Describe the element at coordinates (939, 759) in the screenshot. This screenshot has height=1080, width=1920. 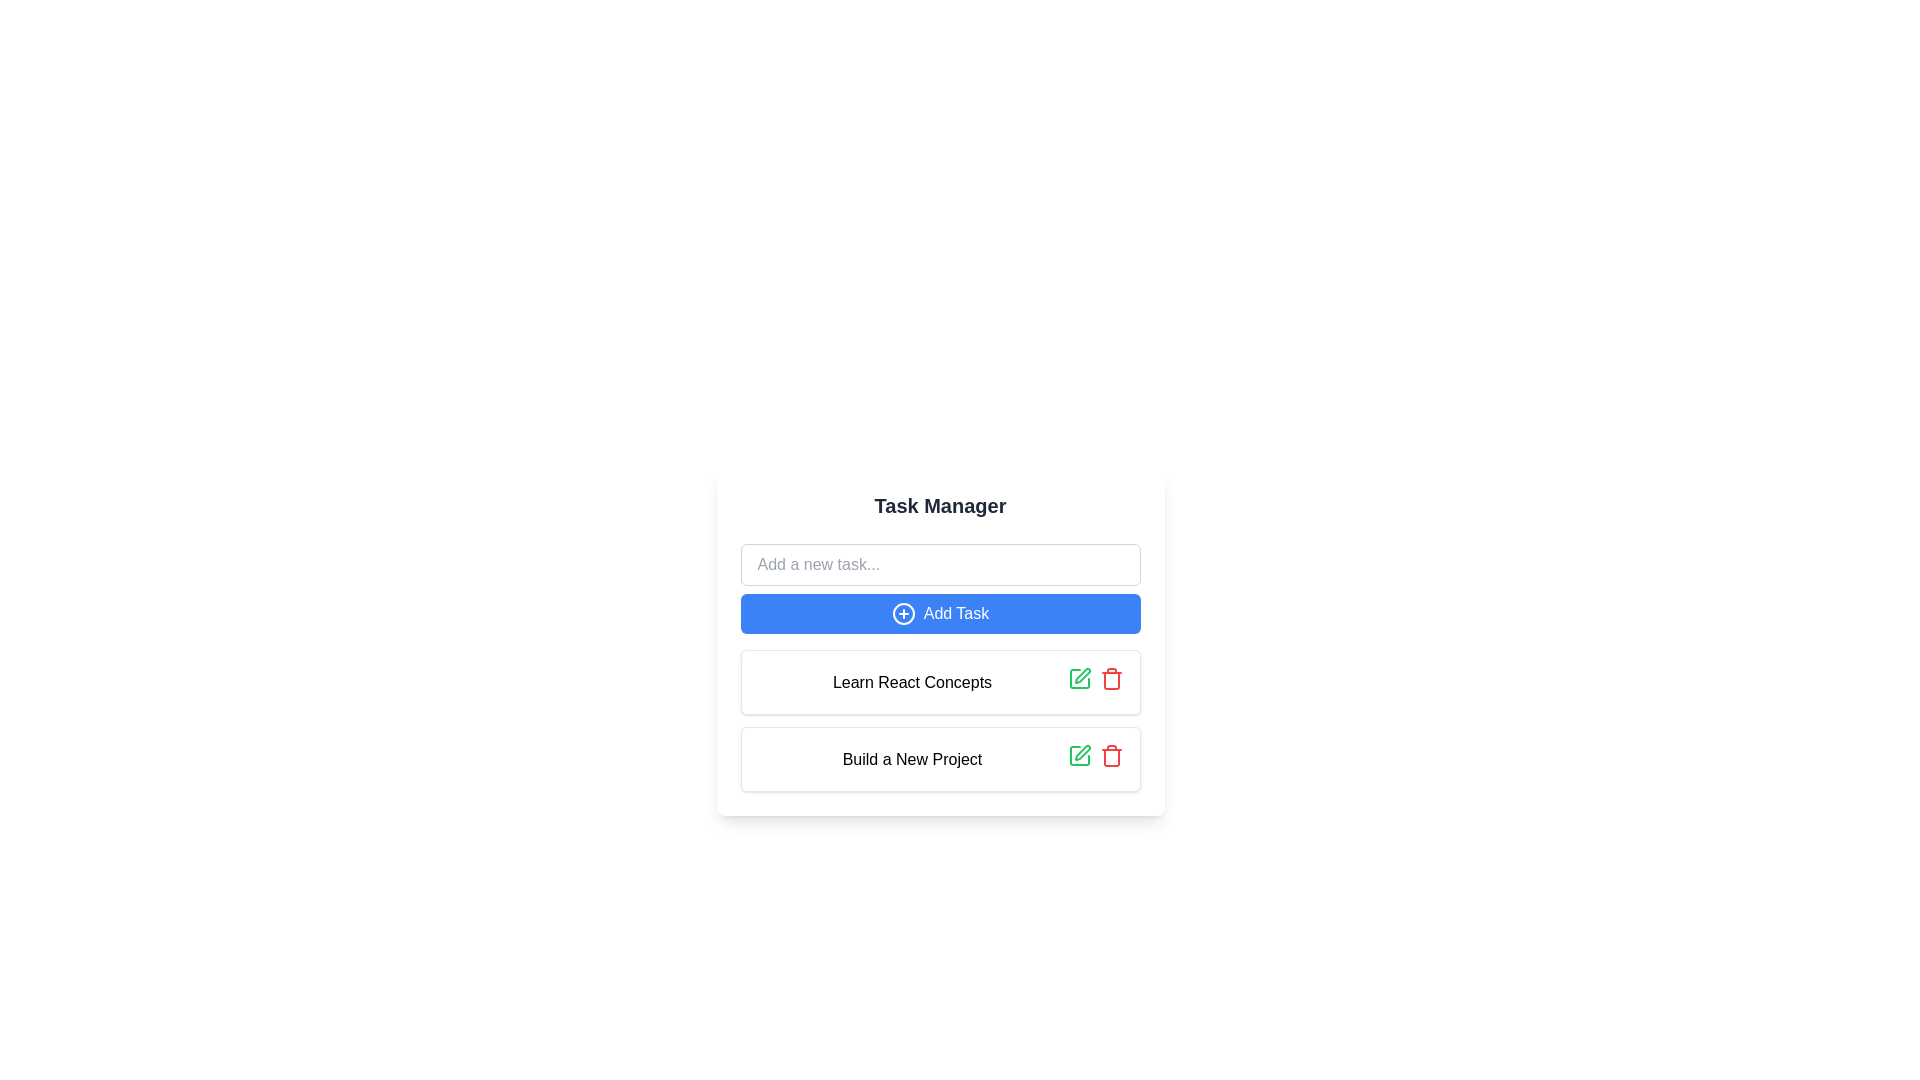
I see `the task entry card labeled 'Build a New Project' in the task manager interface` at that location.